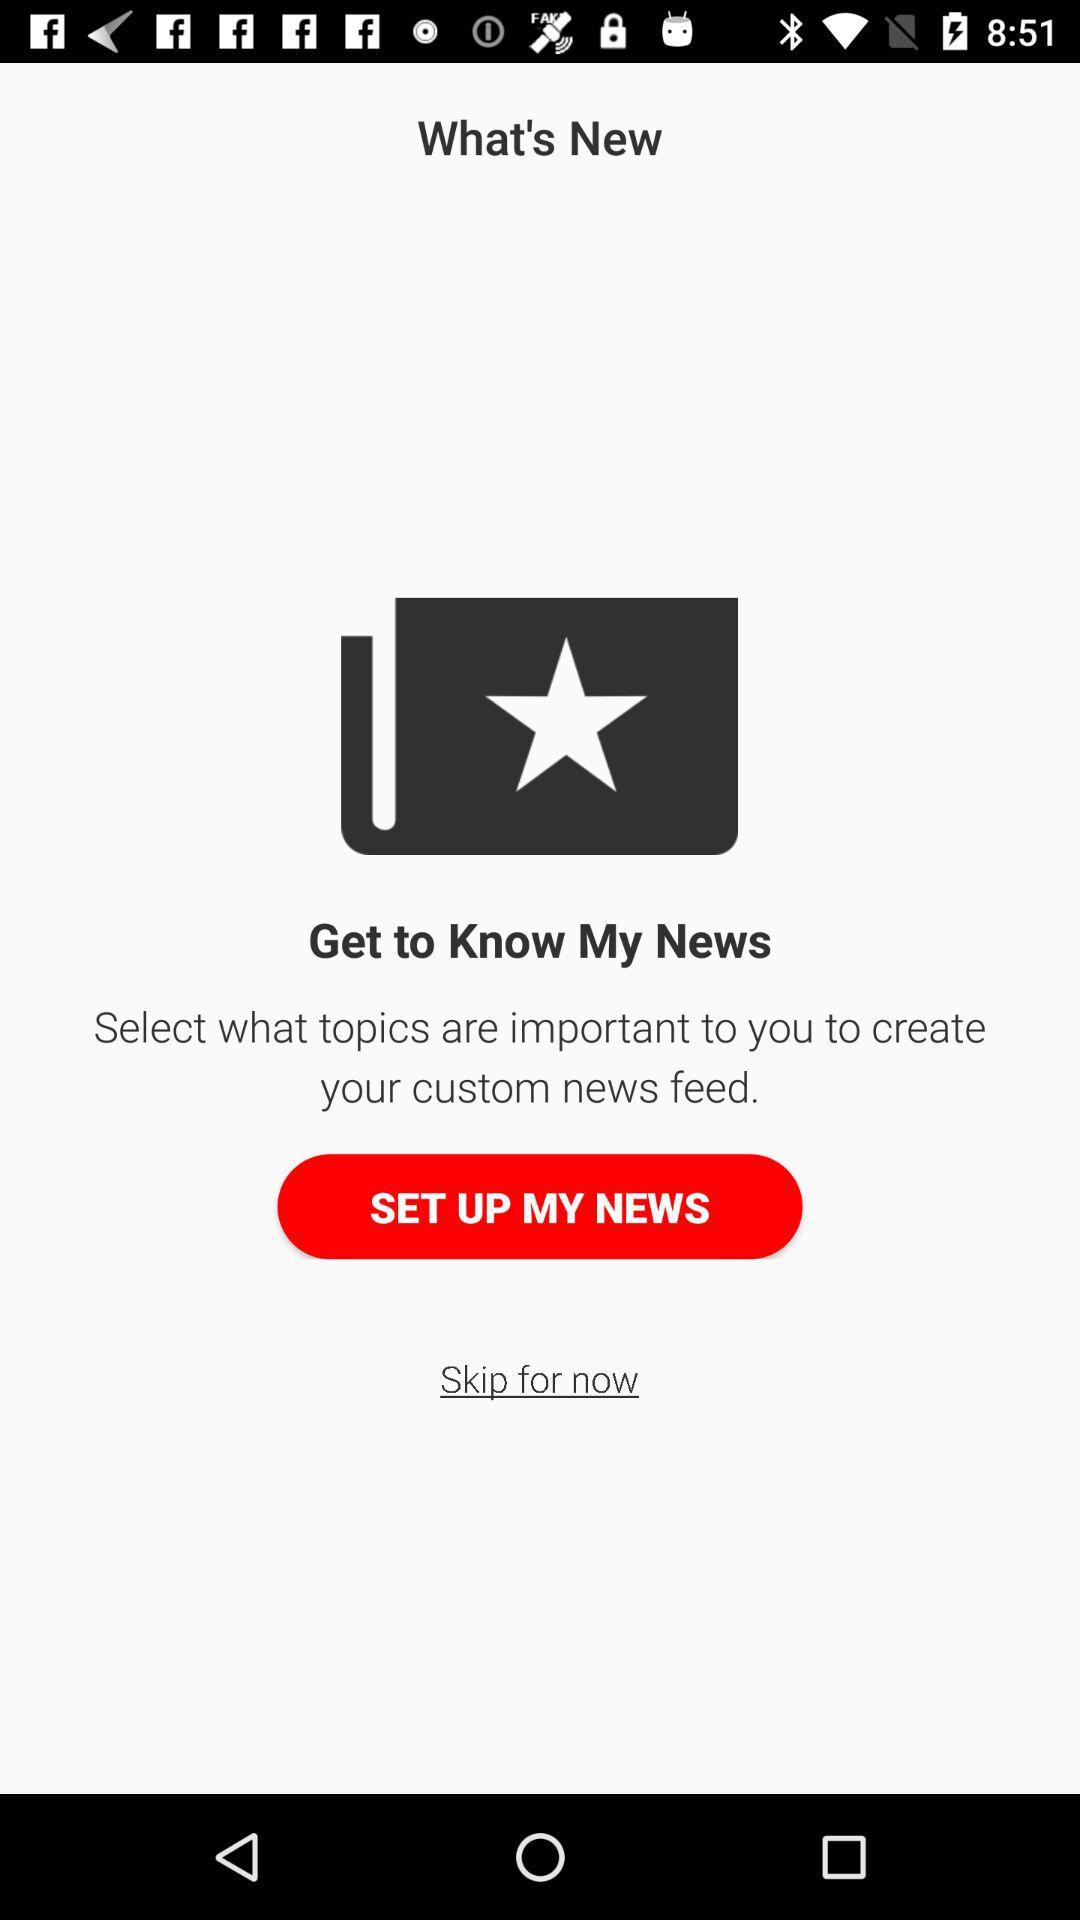  What do you see at coordinates (540, 1205) in the screenshot?
I see `set up my` at bounding box center [540, 1205].